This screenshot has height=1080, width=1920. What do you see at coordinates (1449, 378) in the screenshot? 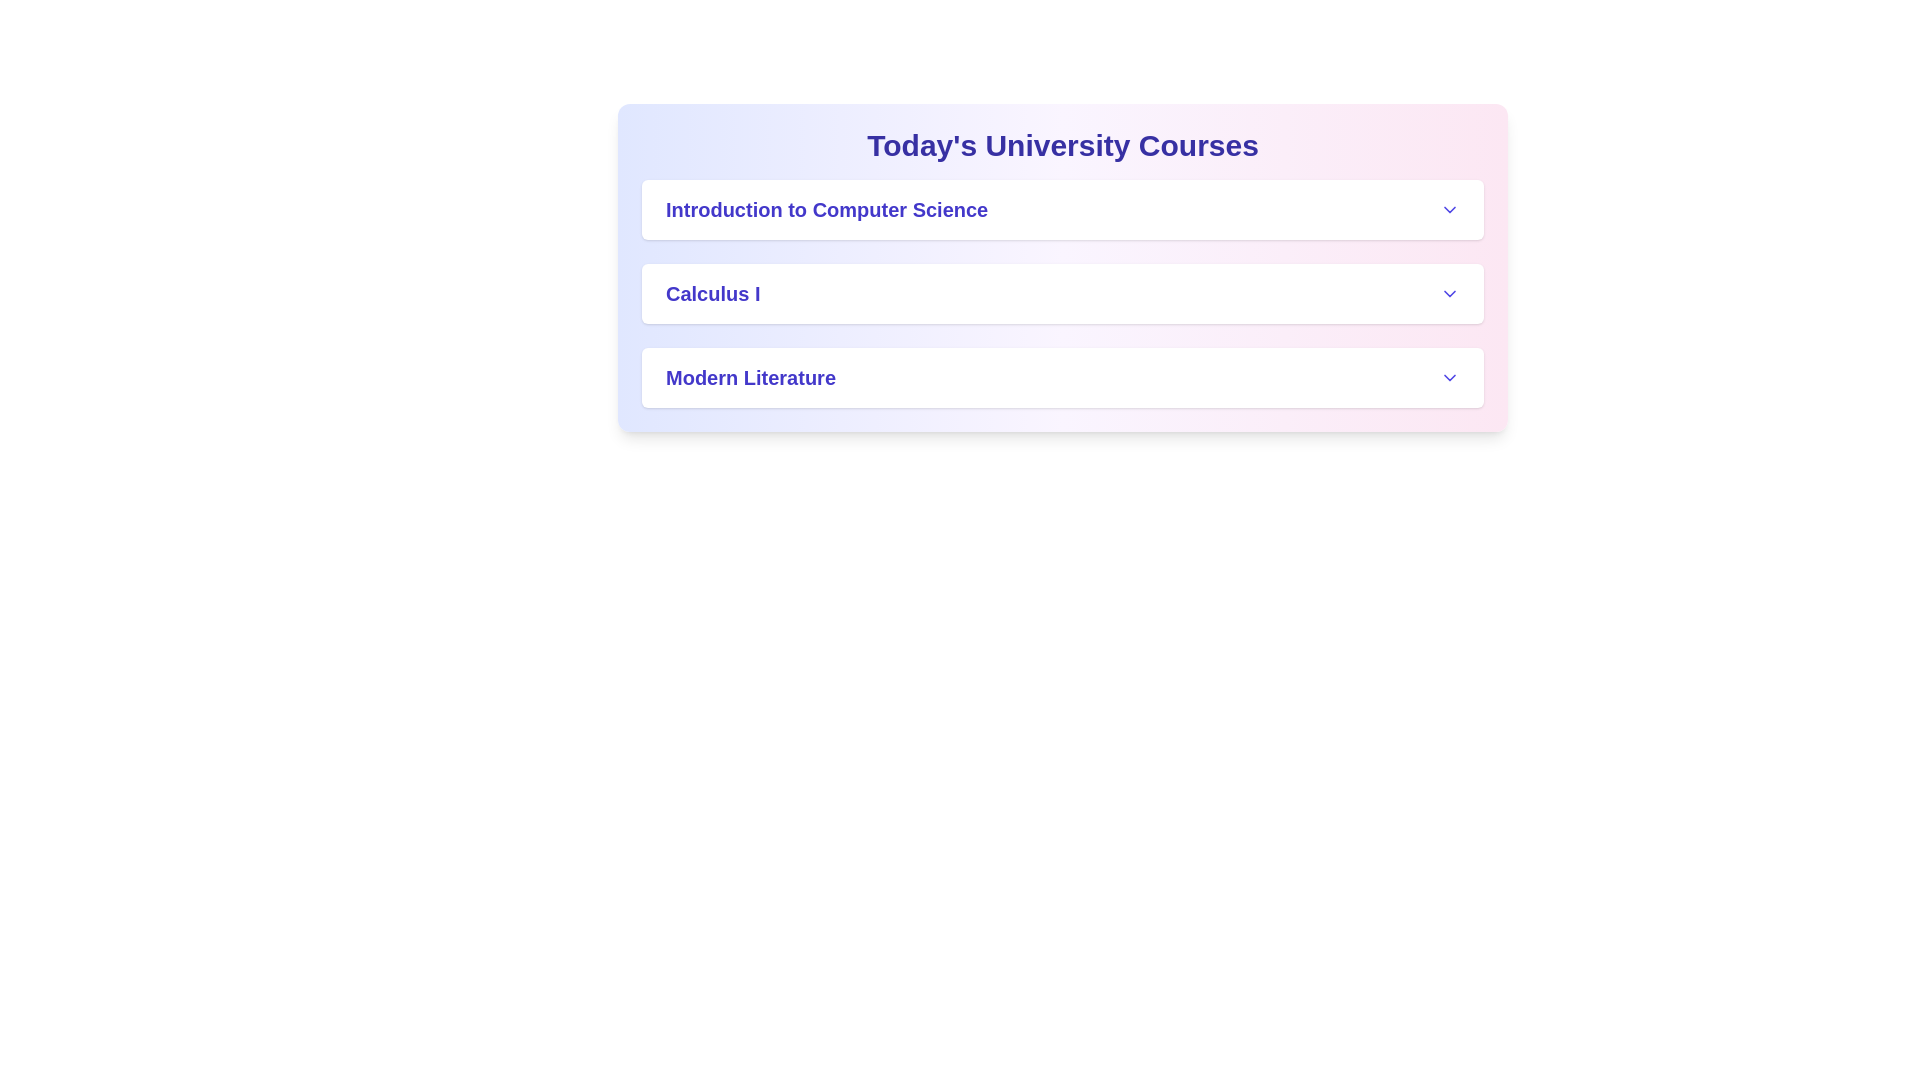
I see `the expand/collapse button for Modern Literature to toggle its details` at bounding box center [1449, 378].